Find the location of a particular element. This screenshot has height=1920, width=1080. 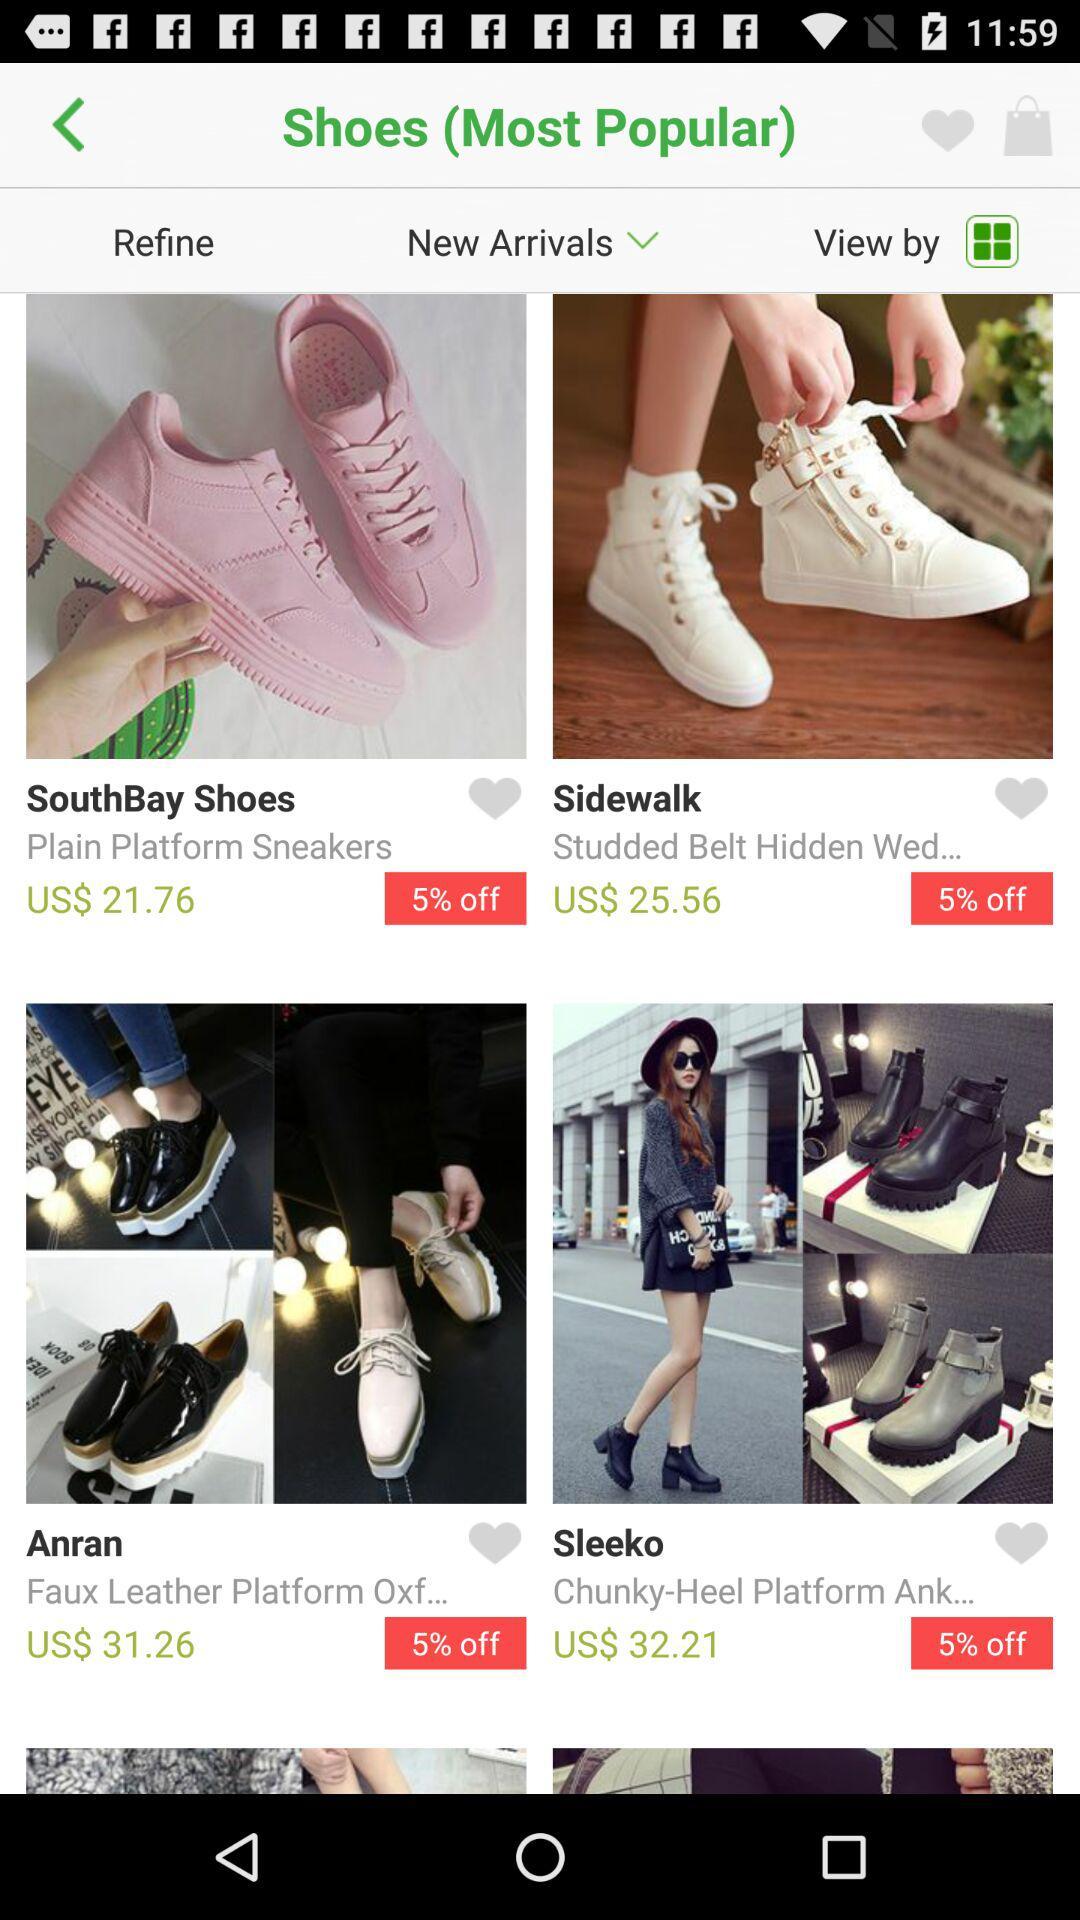

the item next to the shoes (most popular) is located at coordinates (73, 124).